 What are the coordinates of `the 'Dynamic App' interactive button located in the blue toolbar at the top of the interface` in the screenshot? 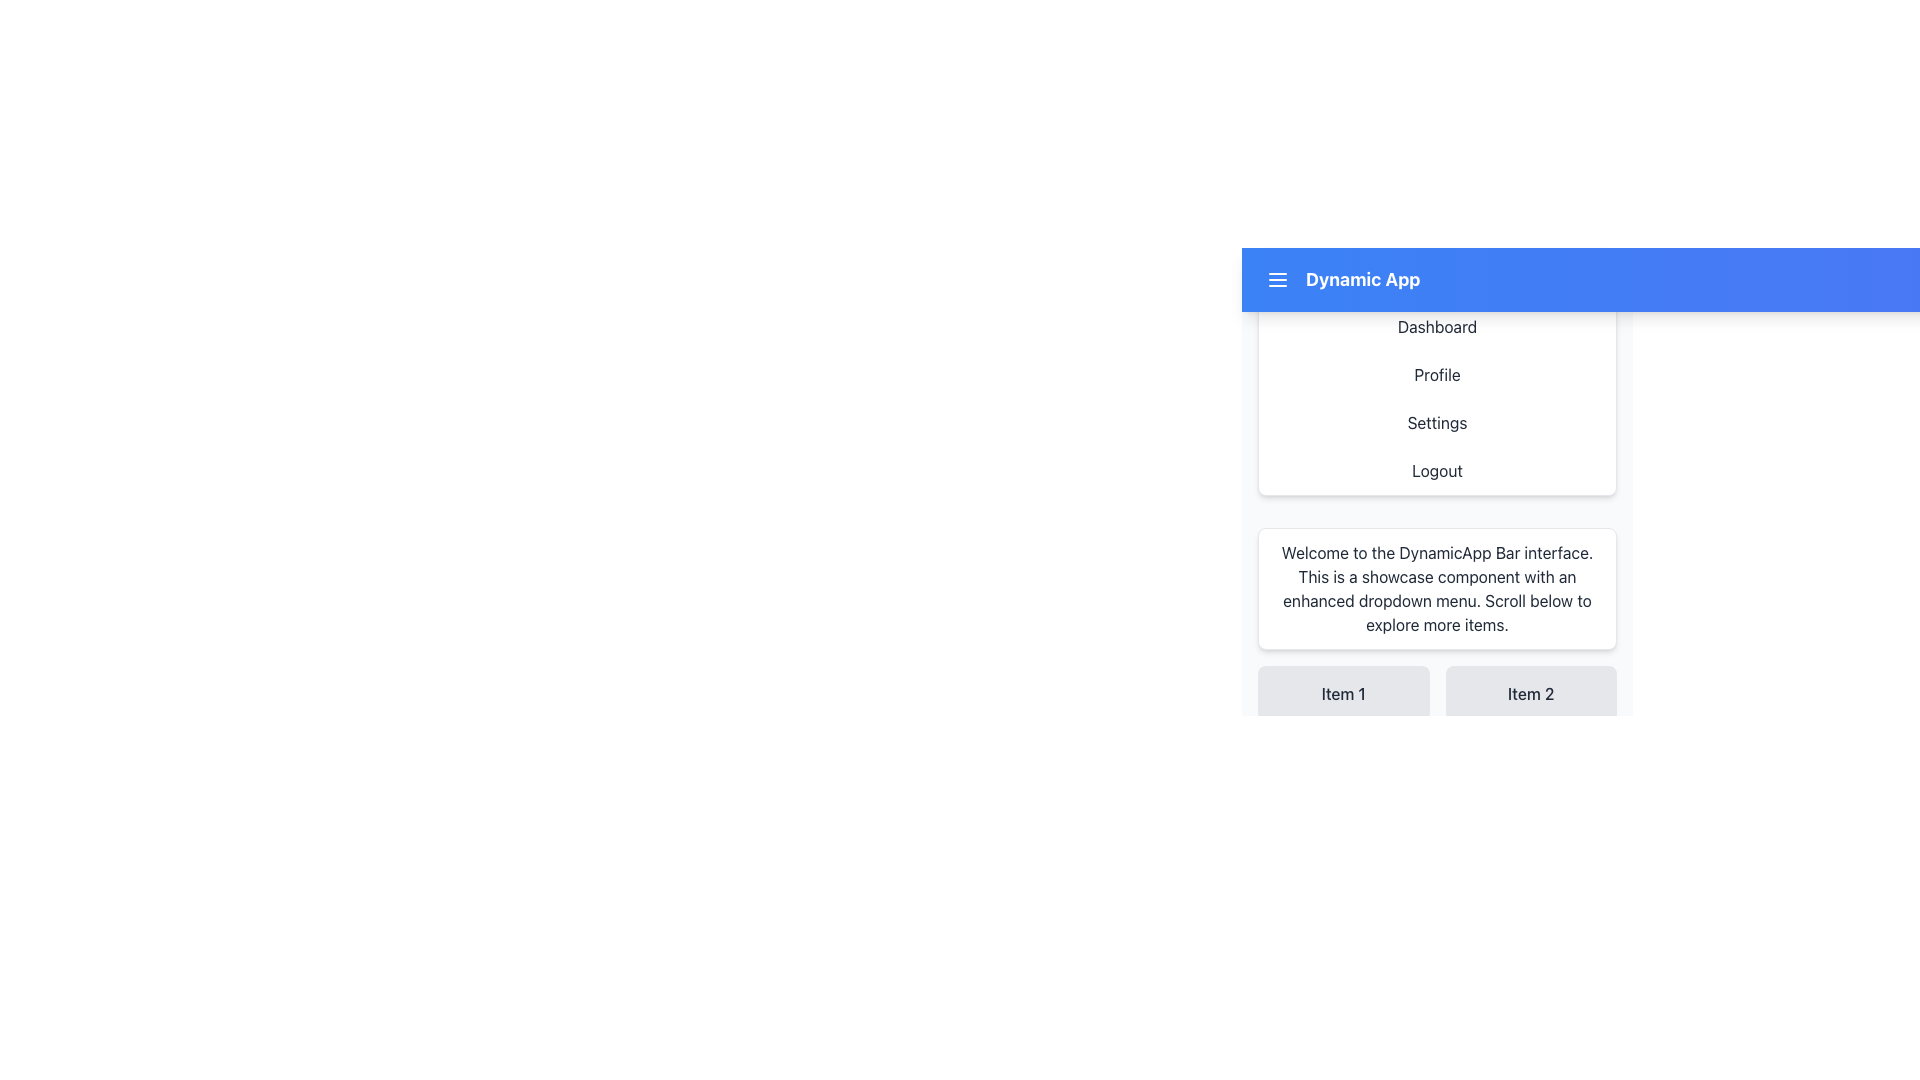 It's located at (1436, 270).